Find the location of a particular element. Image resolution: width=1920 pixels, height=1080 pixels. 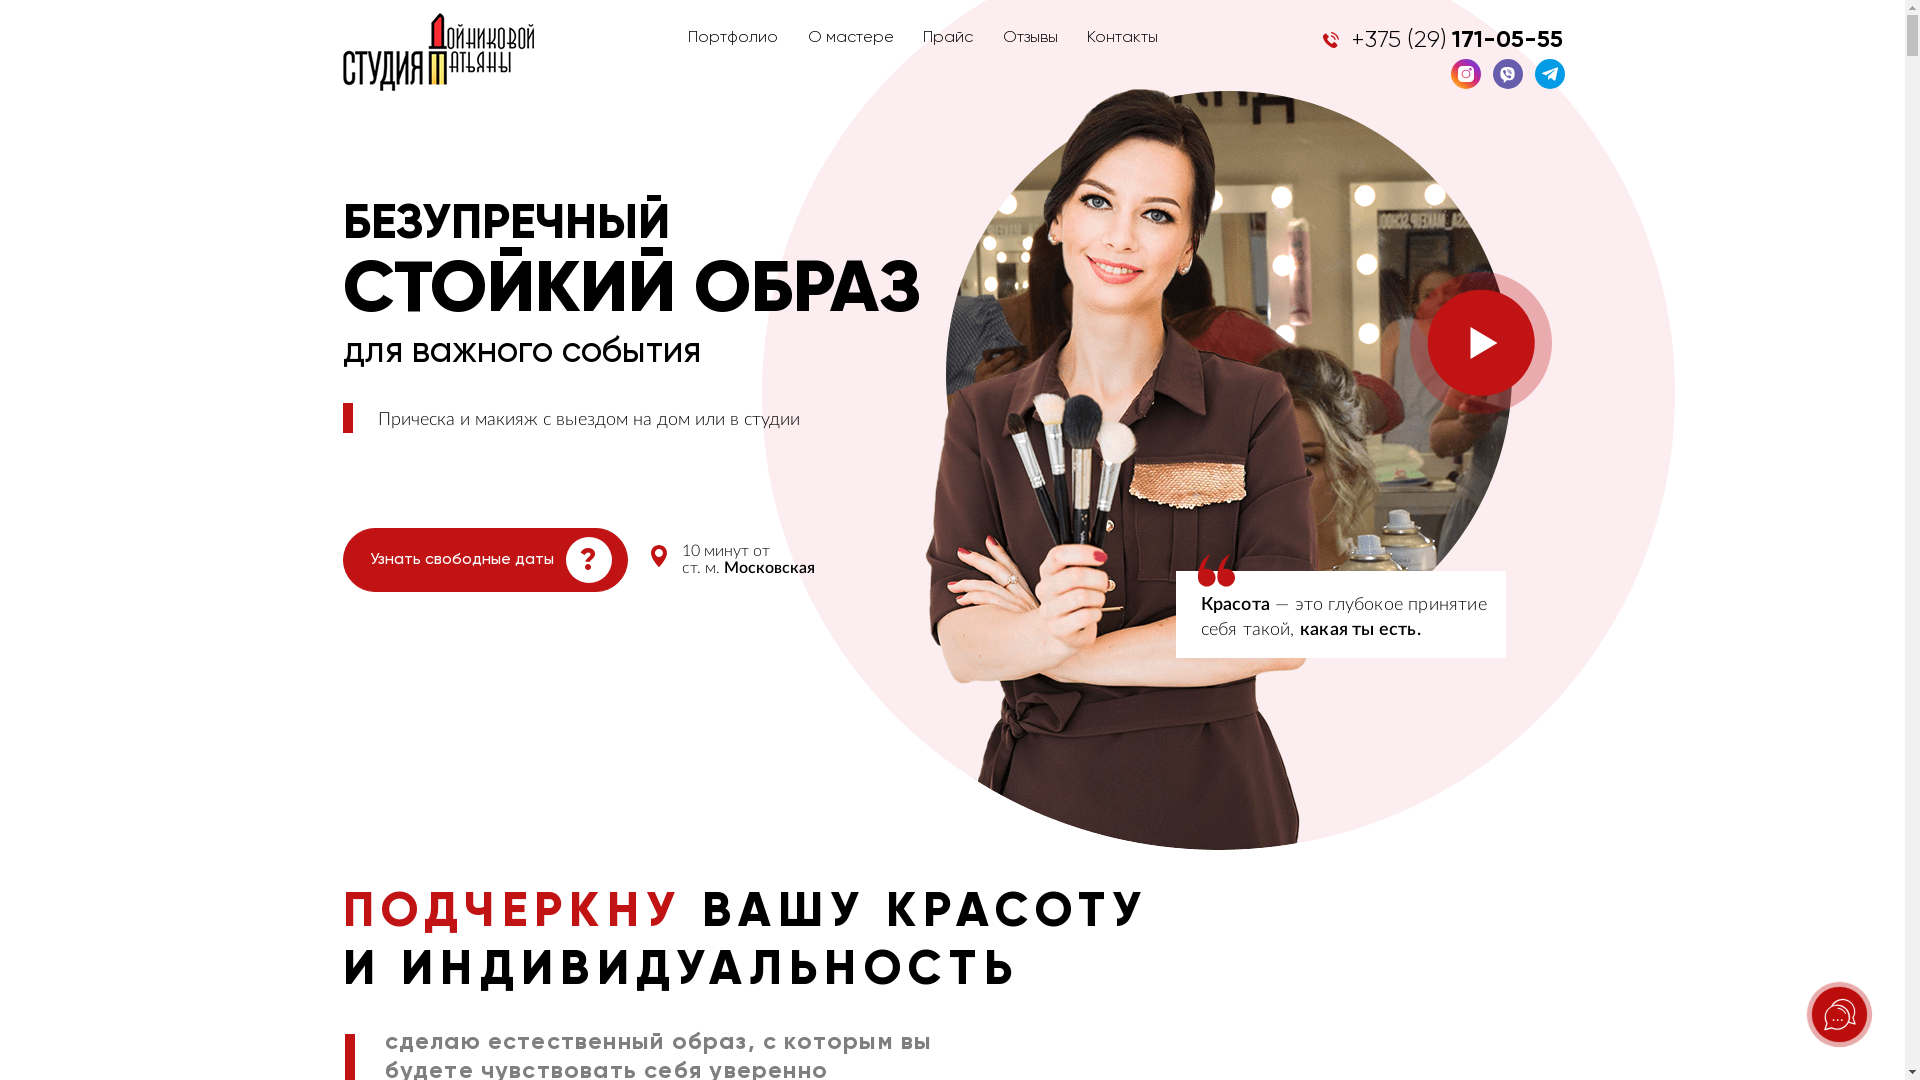

'+375 (29) 171-05-55' is located at coordinates (1441, 38).